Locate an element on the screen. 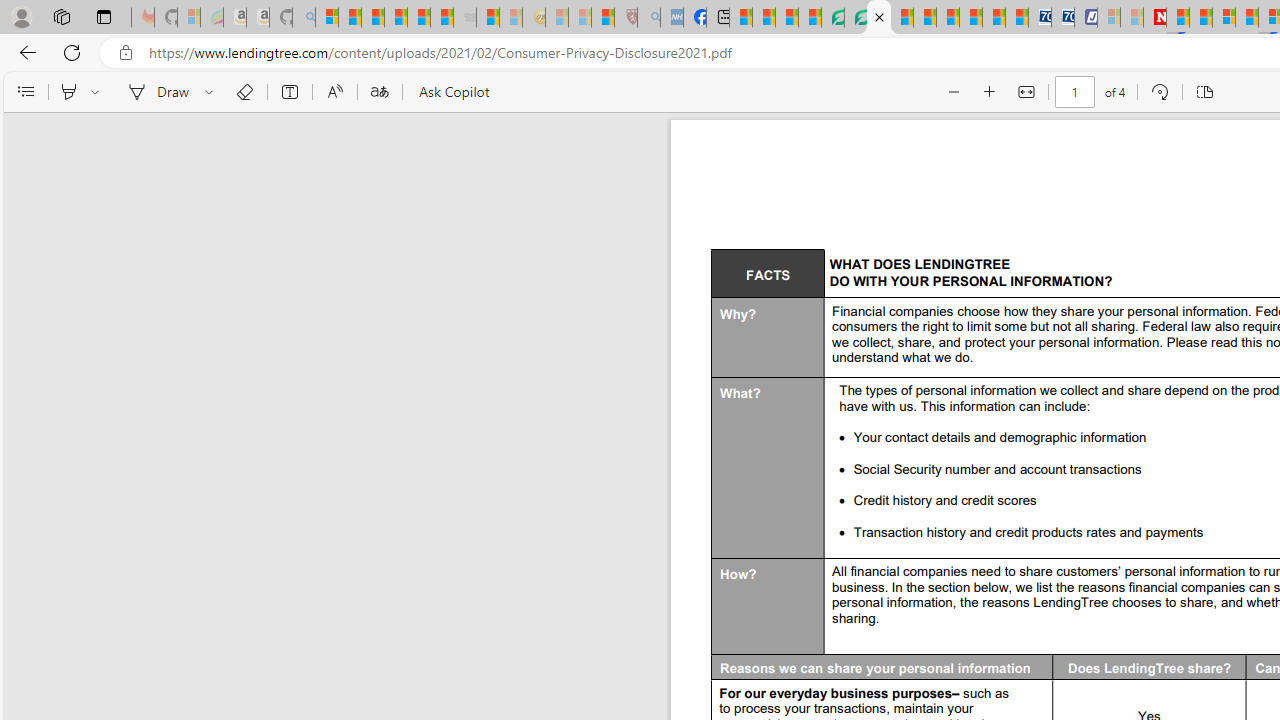 The height and width of the screenshot is (720, 1280). 'New Report Confirms 2023 Was Record Hot | Watch' is located at coordinates (418, 17).